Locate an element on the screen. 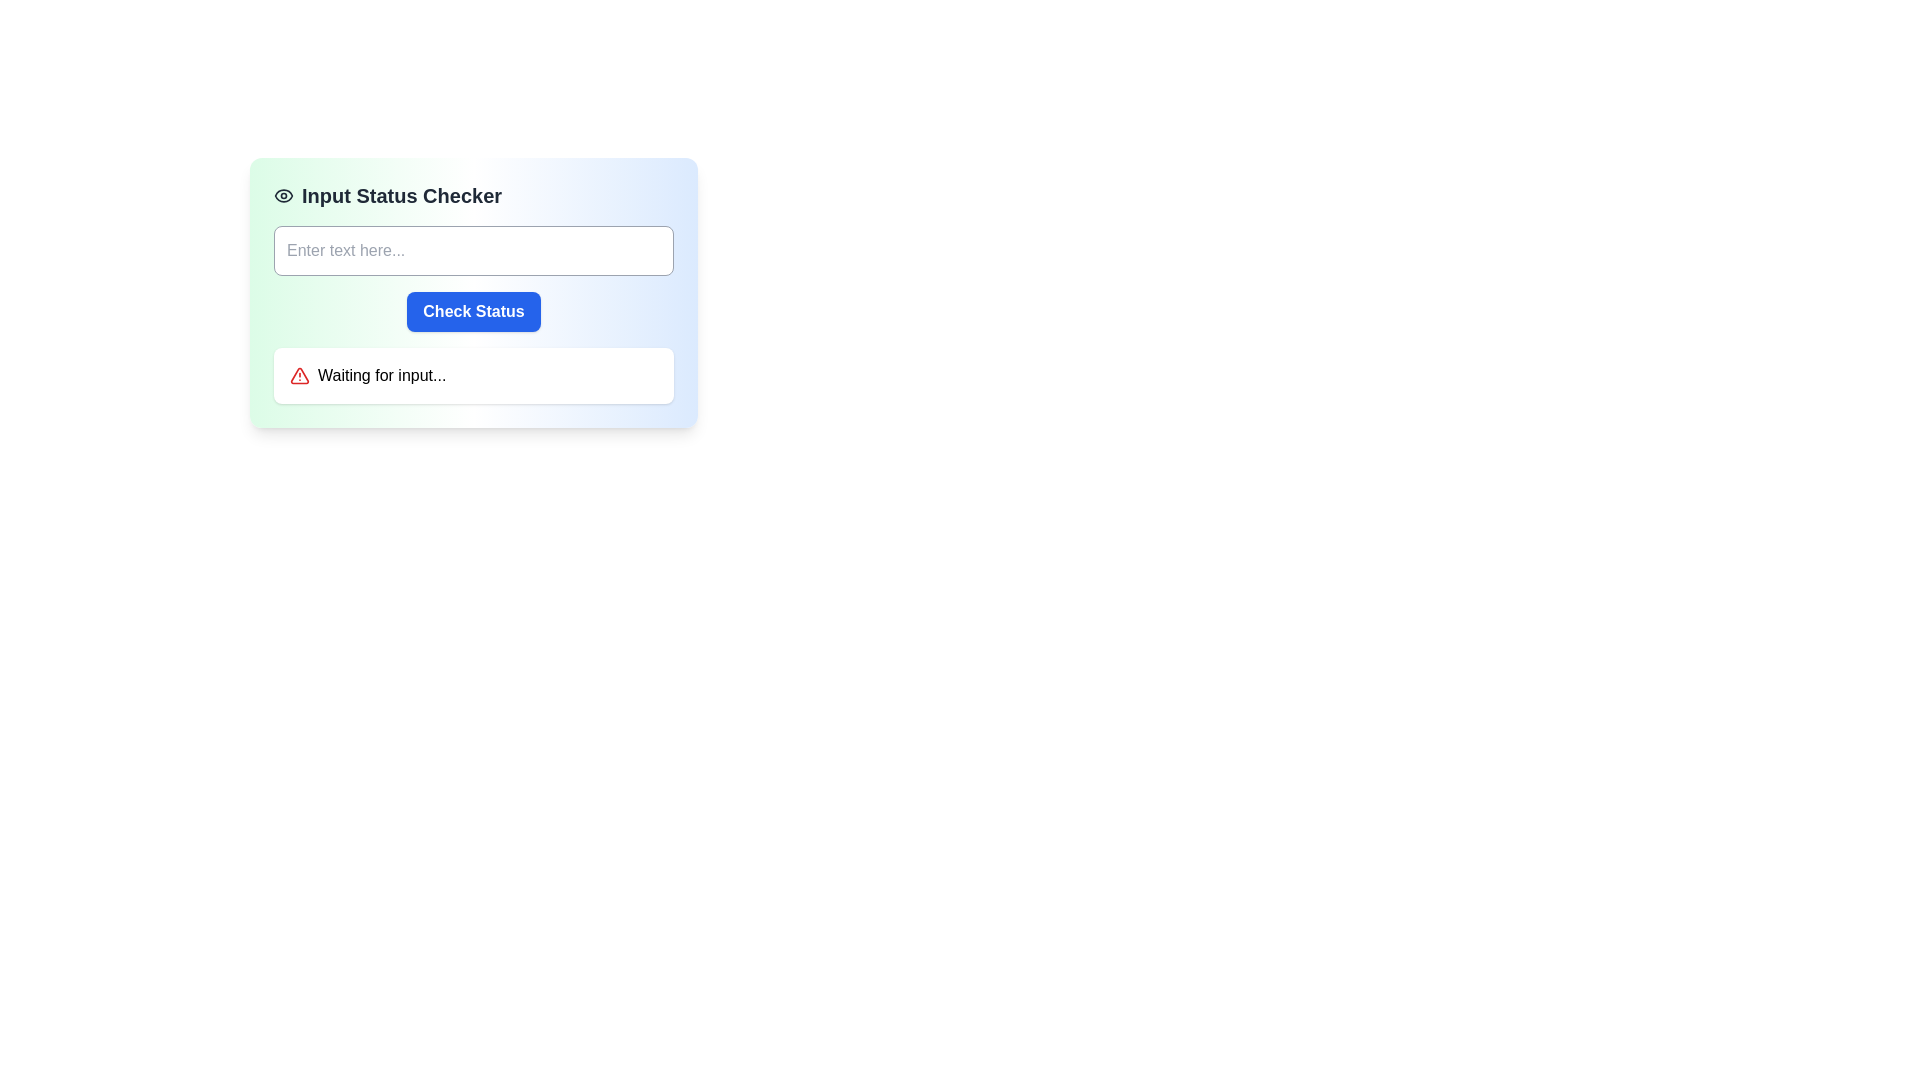  the prominent blue 'Check Status' button located on the 'Input Status Checker' panel is located at coordinates (473, 293).